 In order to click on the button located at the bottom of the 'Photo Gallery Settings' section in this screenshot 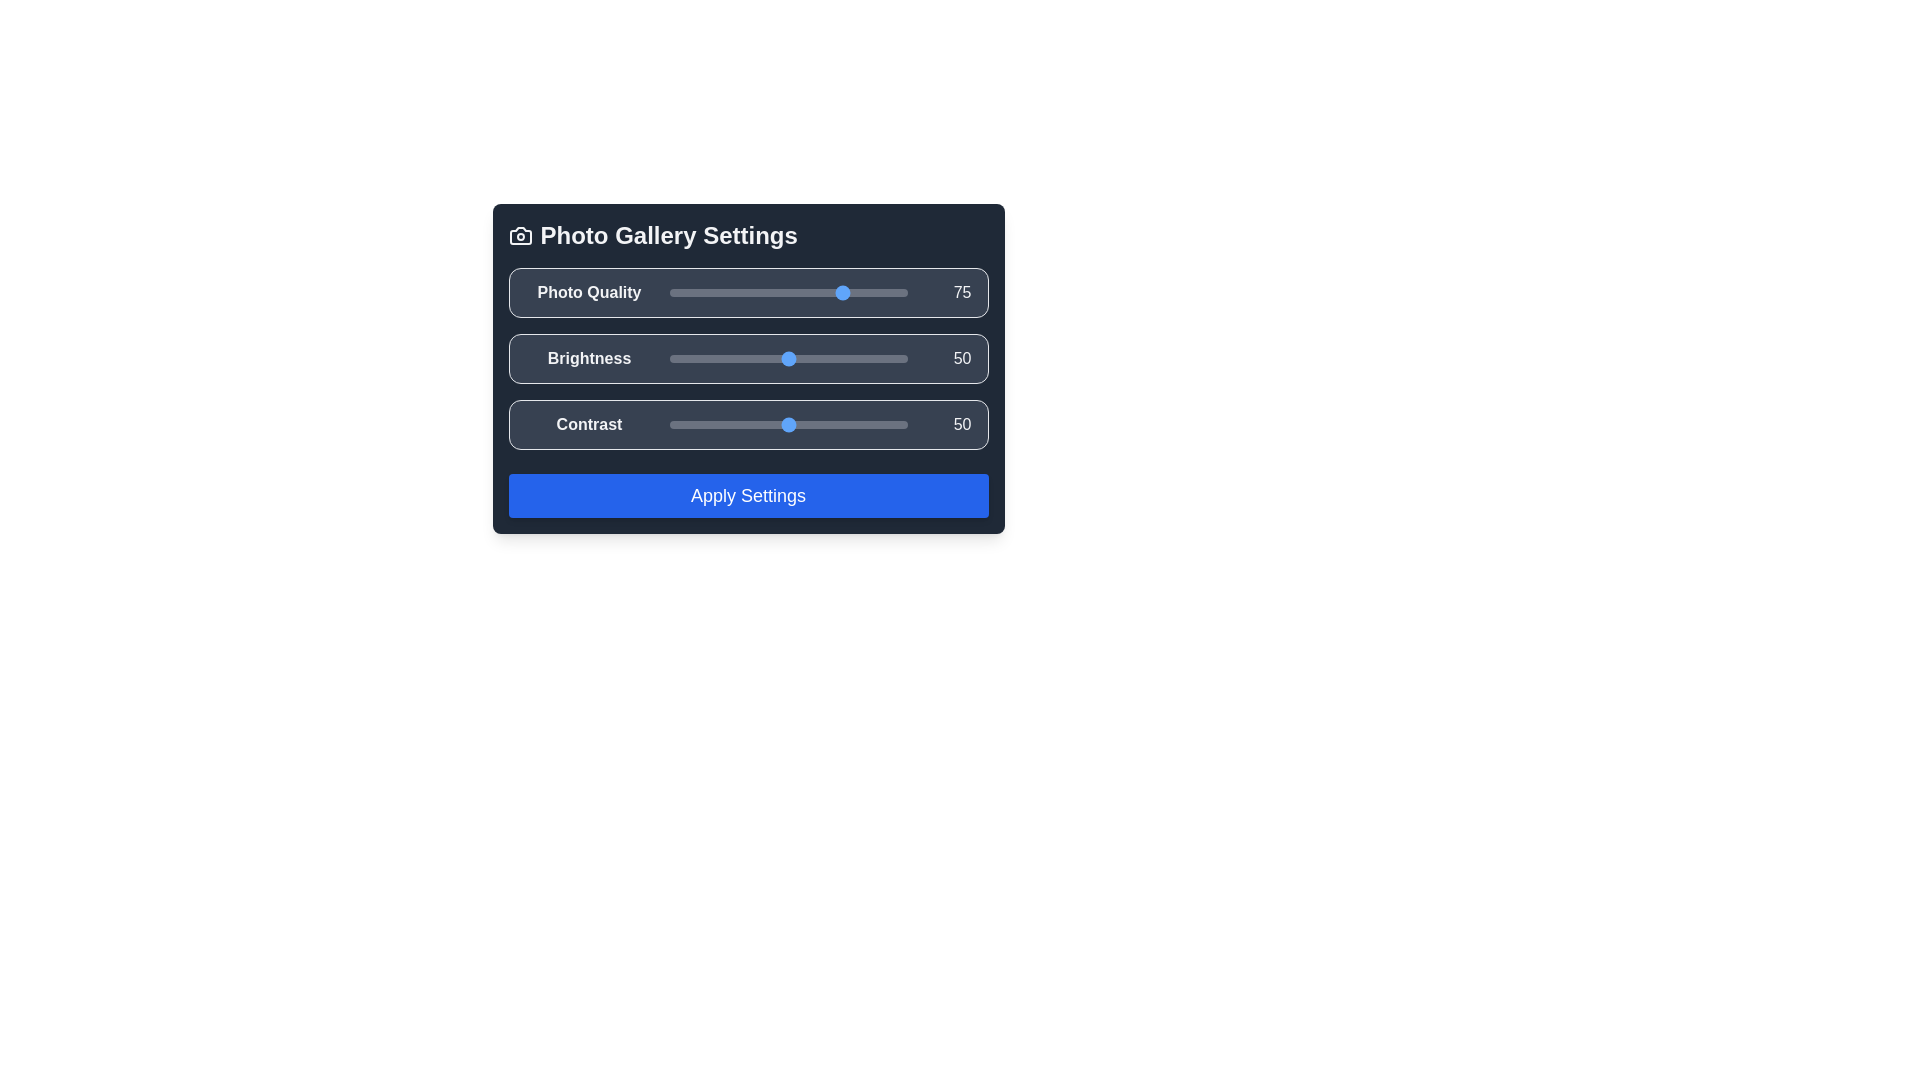, I will do `click(747, 495)`.